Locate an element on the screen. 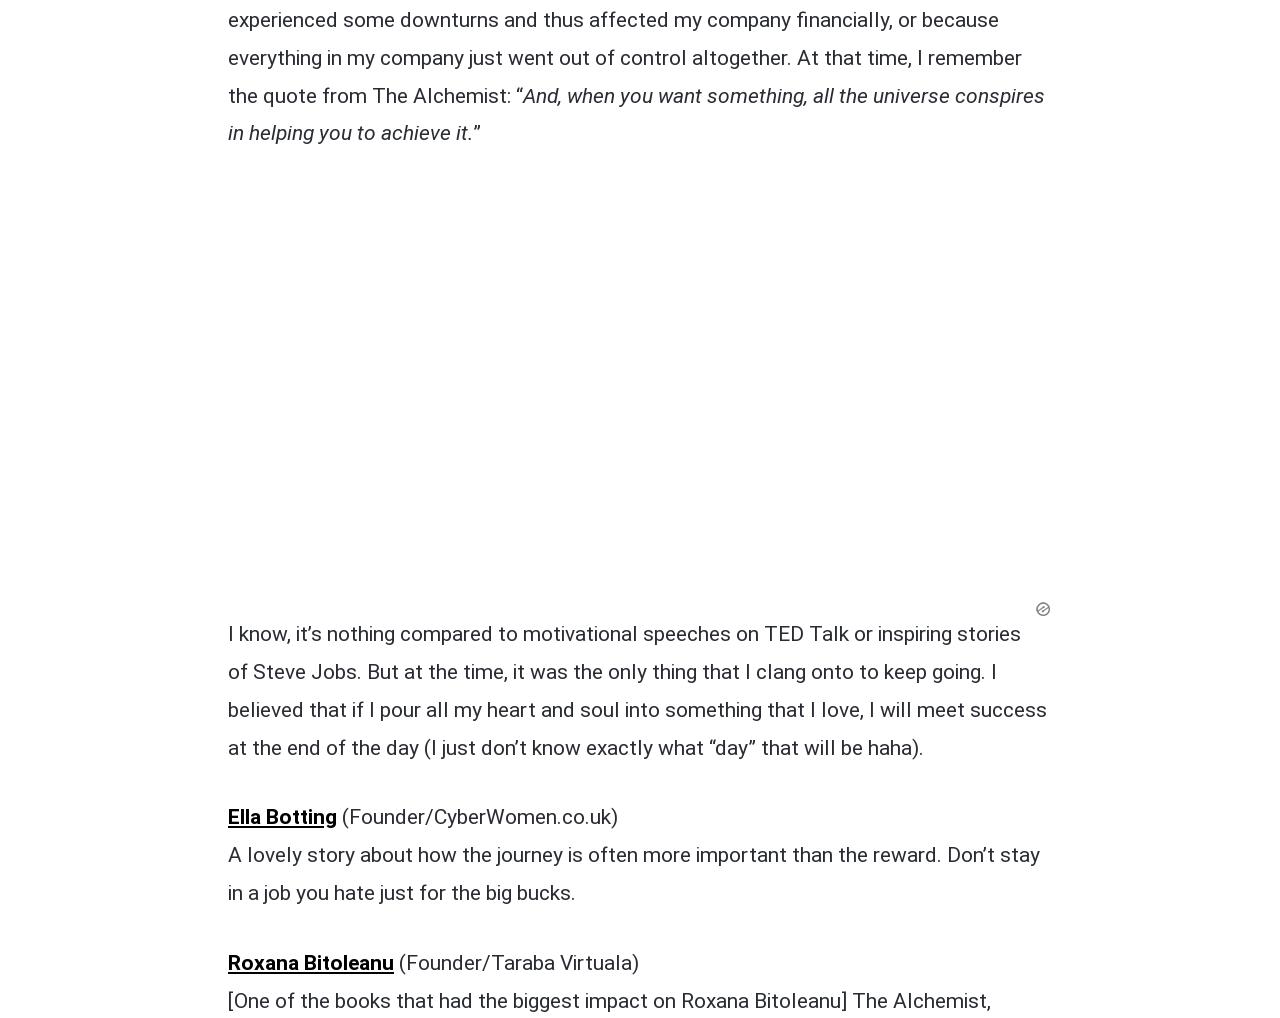 The image size is (1280, 1018). '[One of the books that had the biggest impact on Roxana Bitoleanu]
The Alchemist, because we shouldn't look for happiness further than ourselves.' is located at coordinates (608, 603).